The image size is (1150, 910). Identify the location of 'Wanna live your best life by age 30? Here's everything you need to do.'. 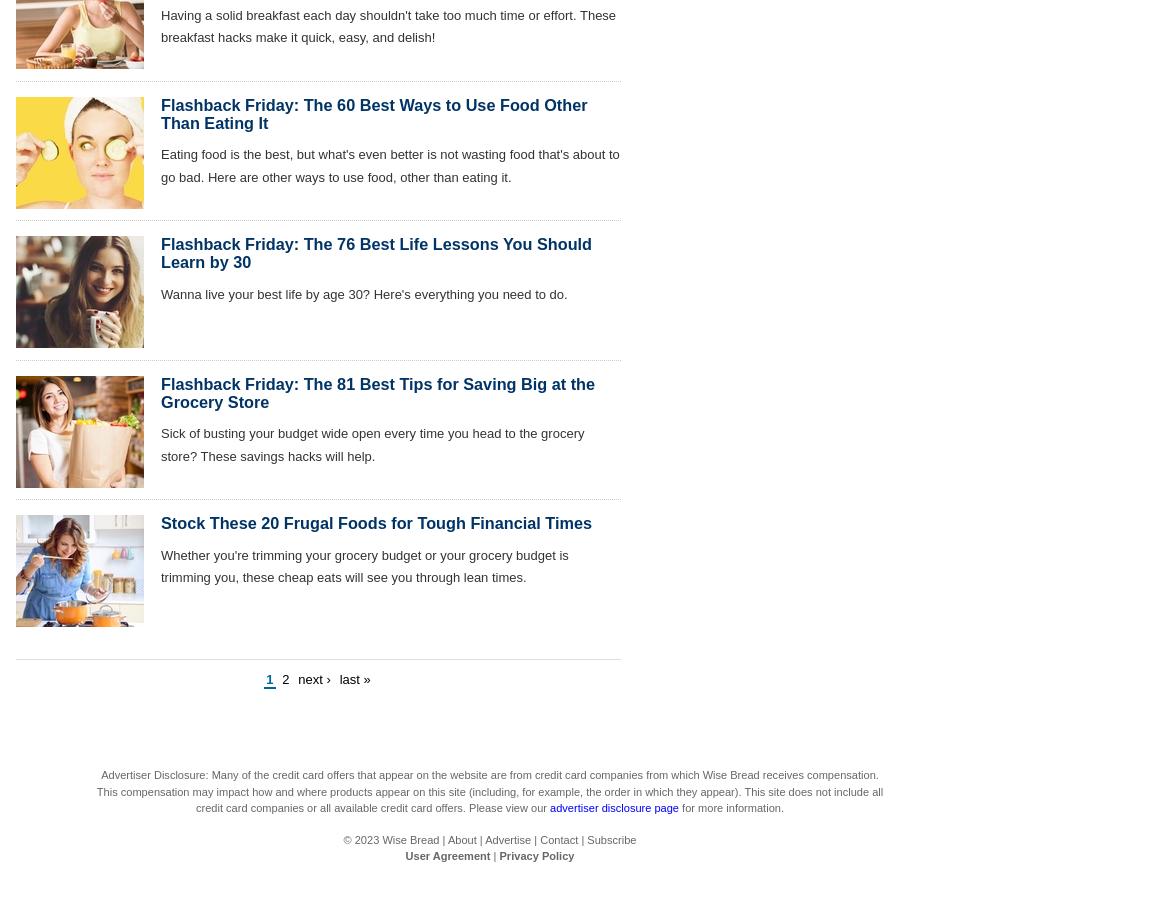
(160, 292).